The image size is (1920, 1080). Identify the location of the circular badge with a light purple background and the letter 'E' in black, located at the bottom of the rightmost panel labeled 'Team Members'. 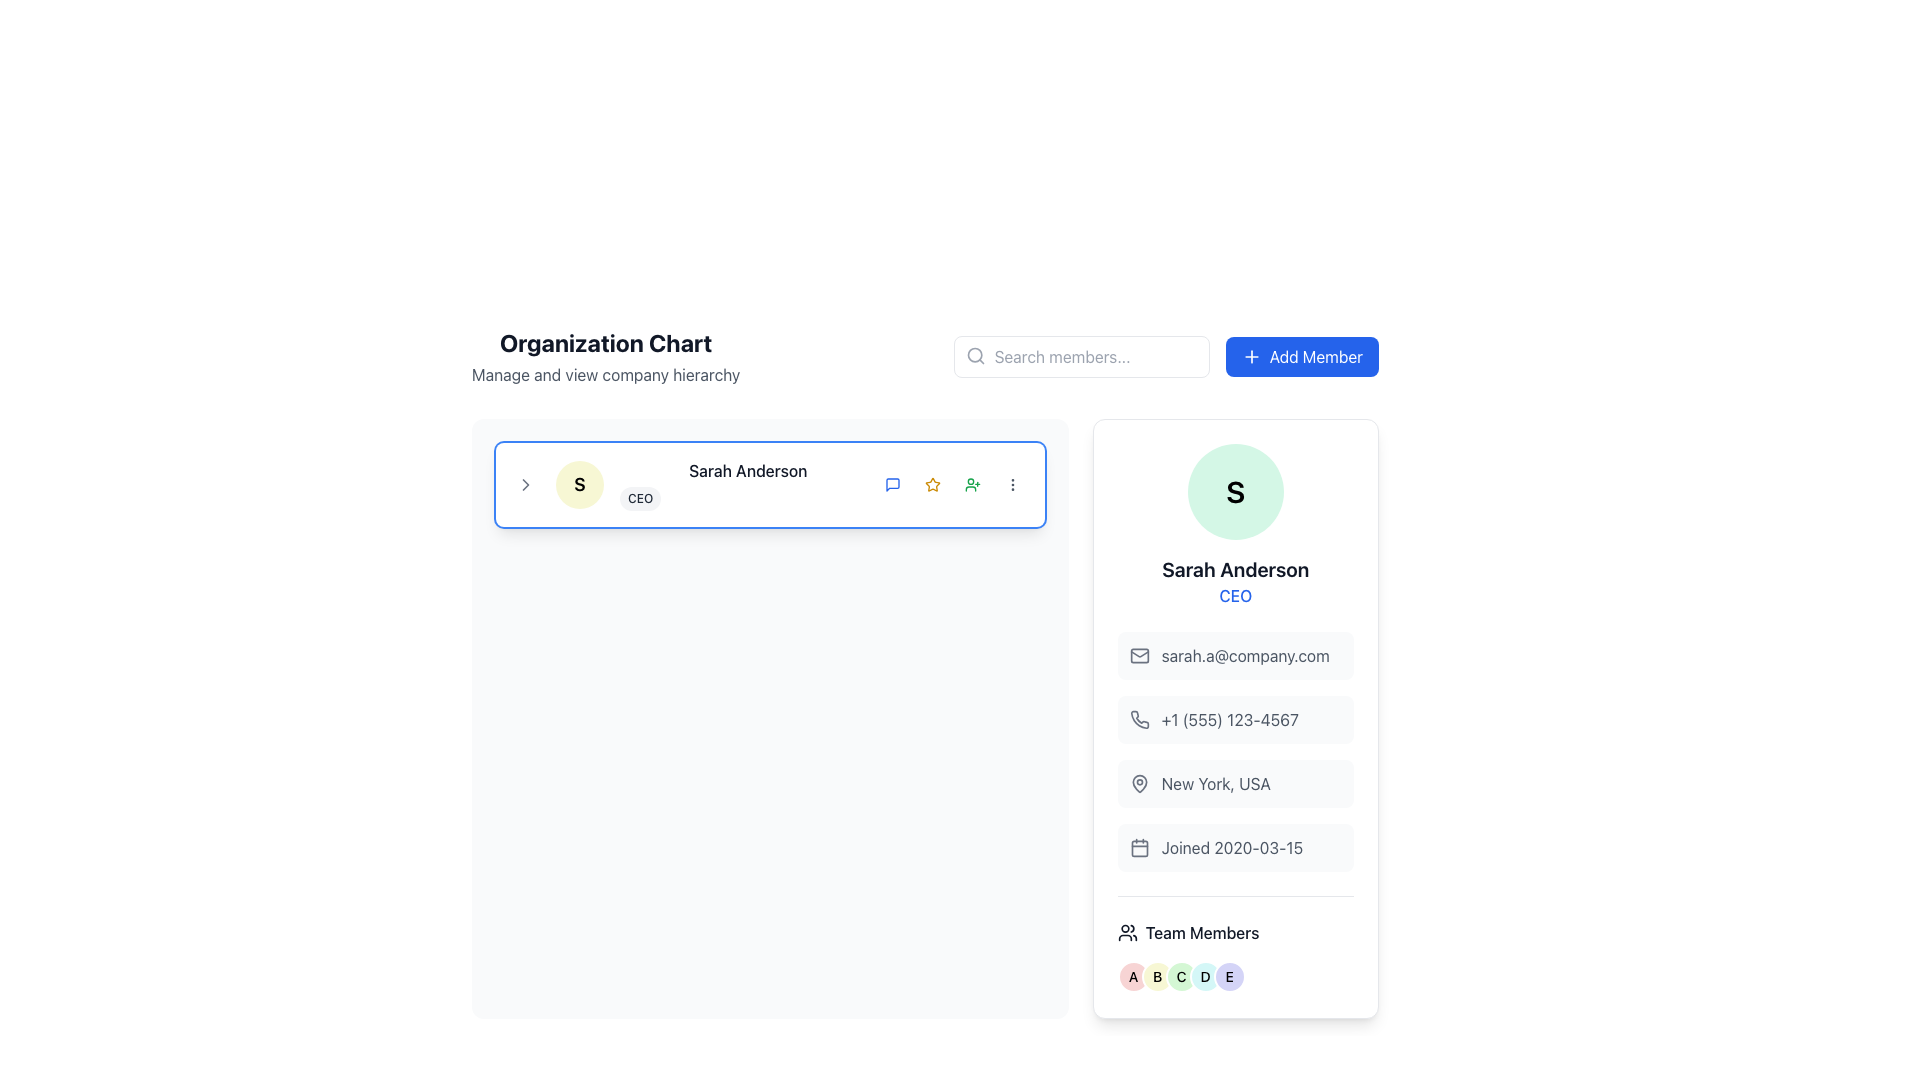
(1228, 975).